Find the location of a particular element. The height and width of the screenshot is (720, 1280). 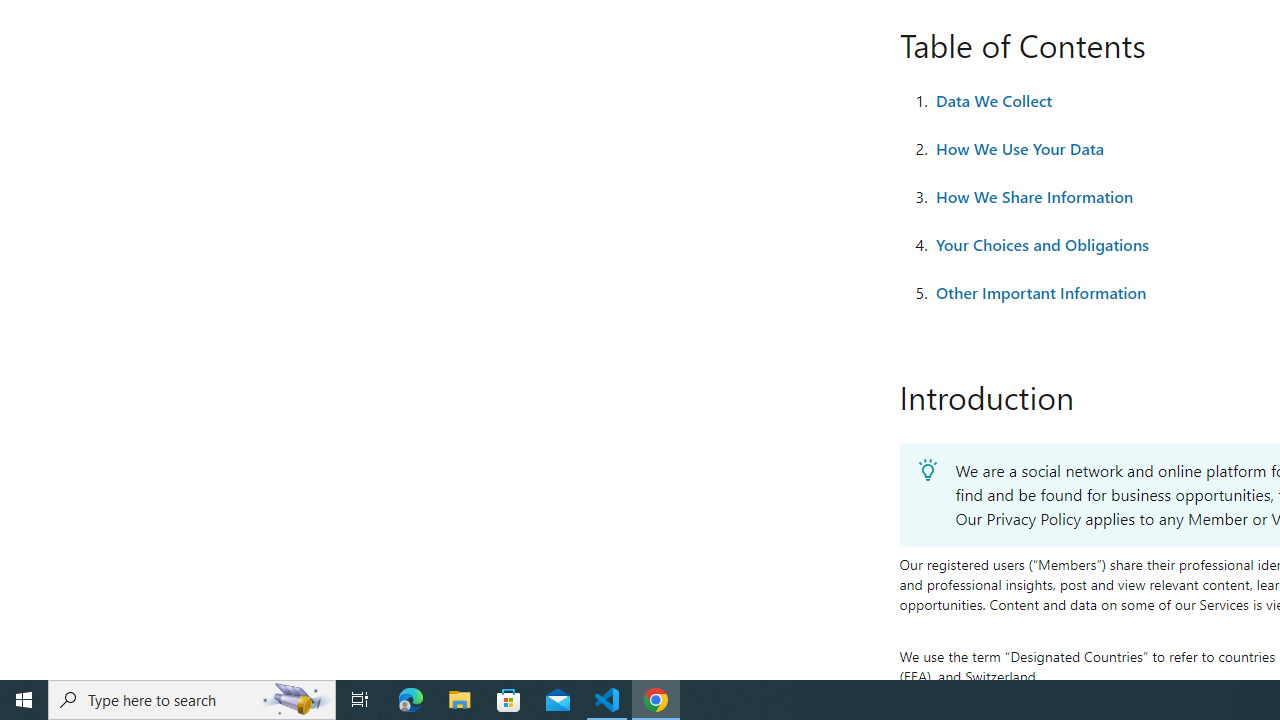

'How We Share Information' is located at coordinates (1034, 196).